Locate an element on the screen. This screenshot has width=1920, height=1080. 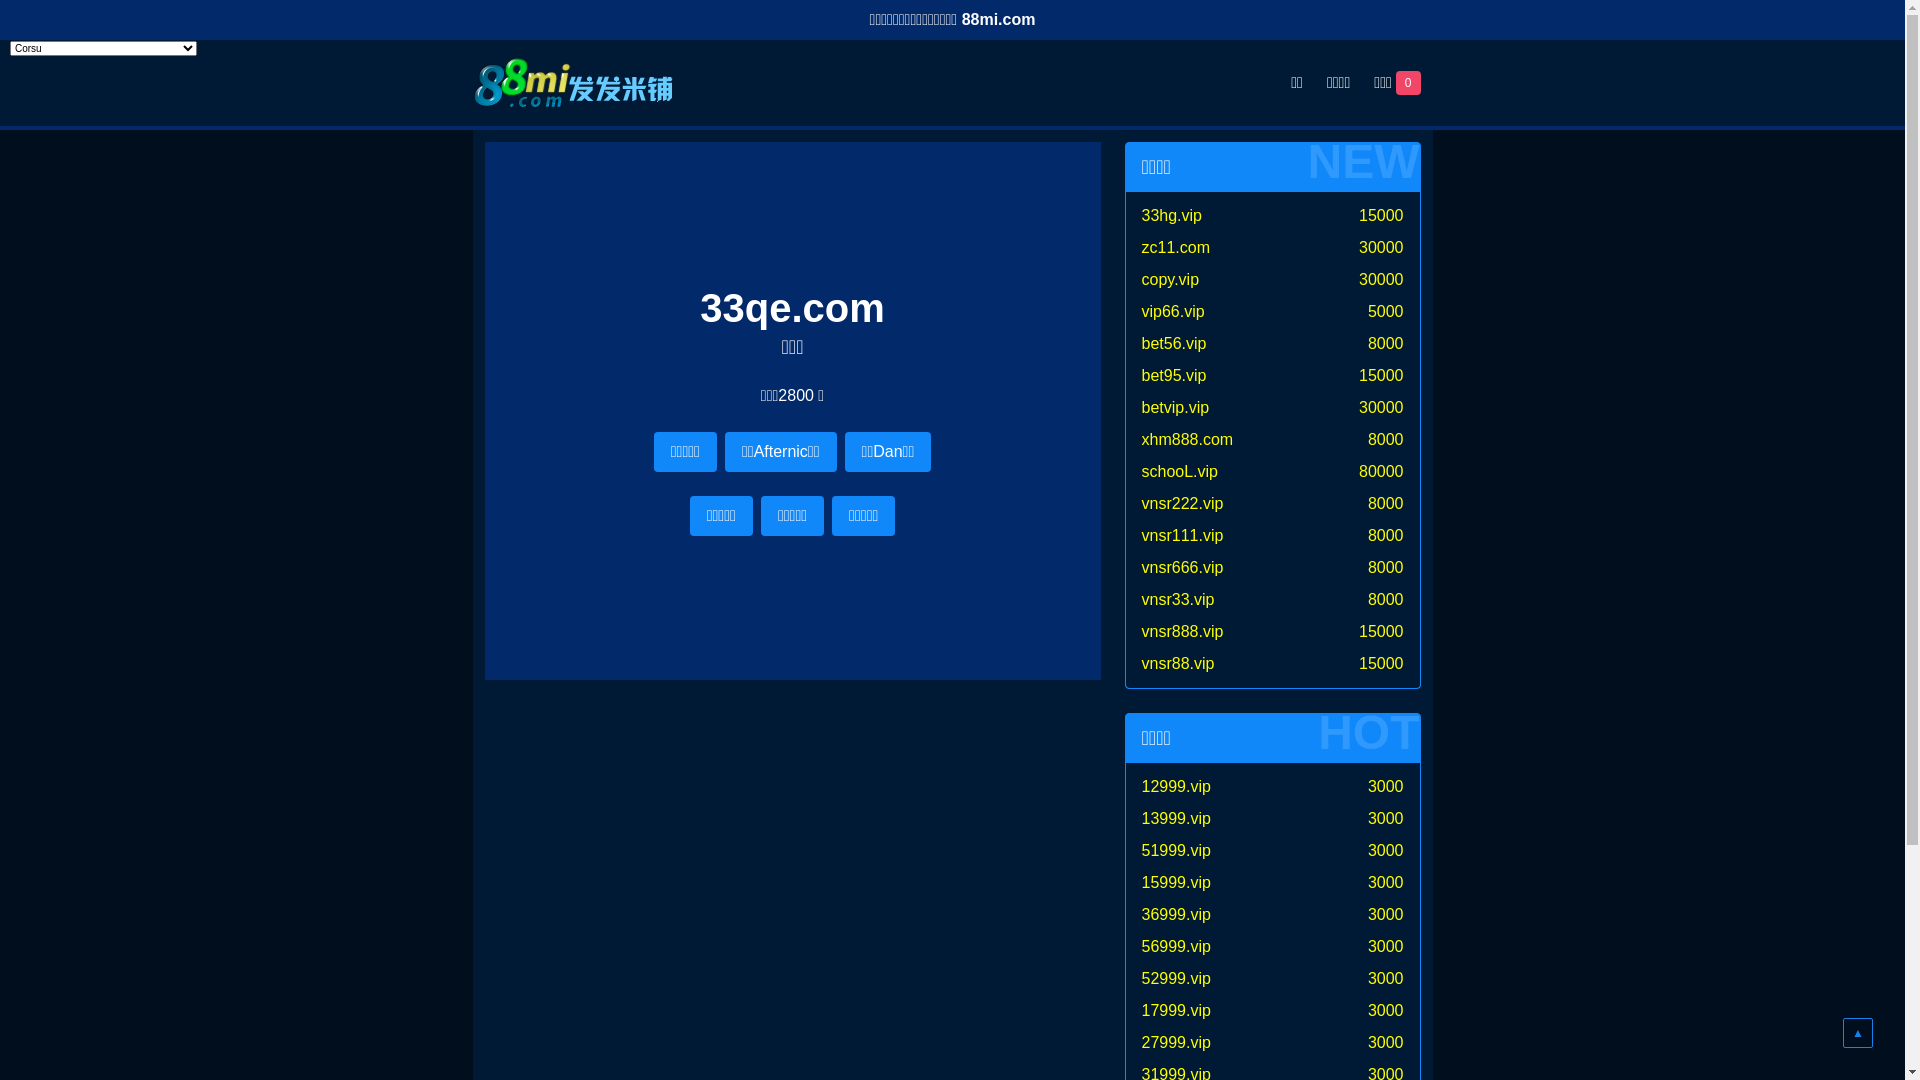
'vnsr88.vip' is located at coordinates (1178, 663).